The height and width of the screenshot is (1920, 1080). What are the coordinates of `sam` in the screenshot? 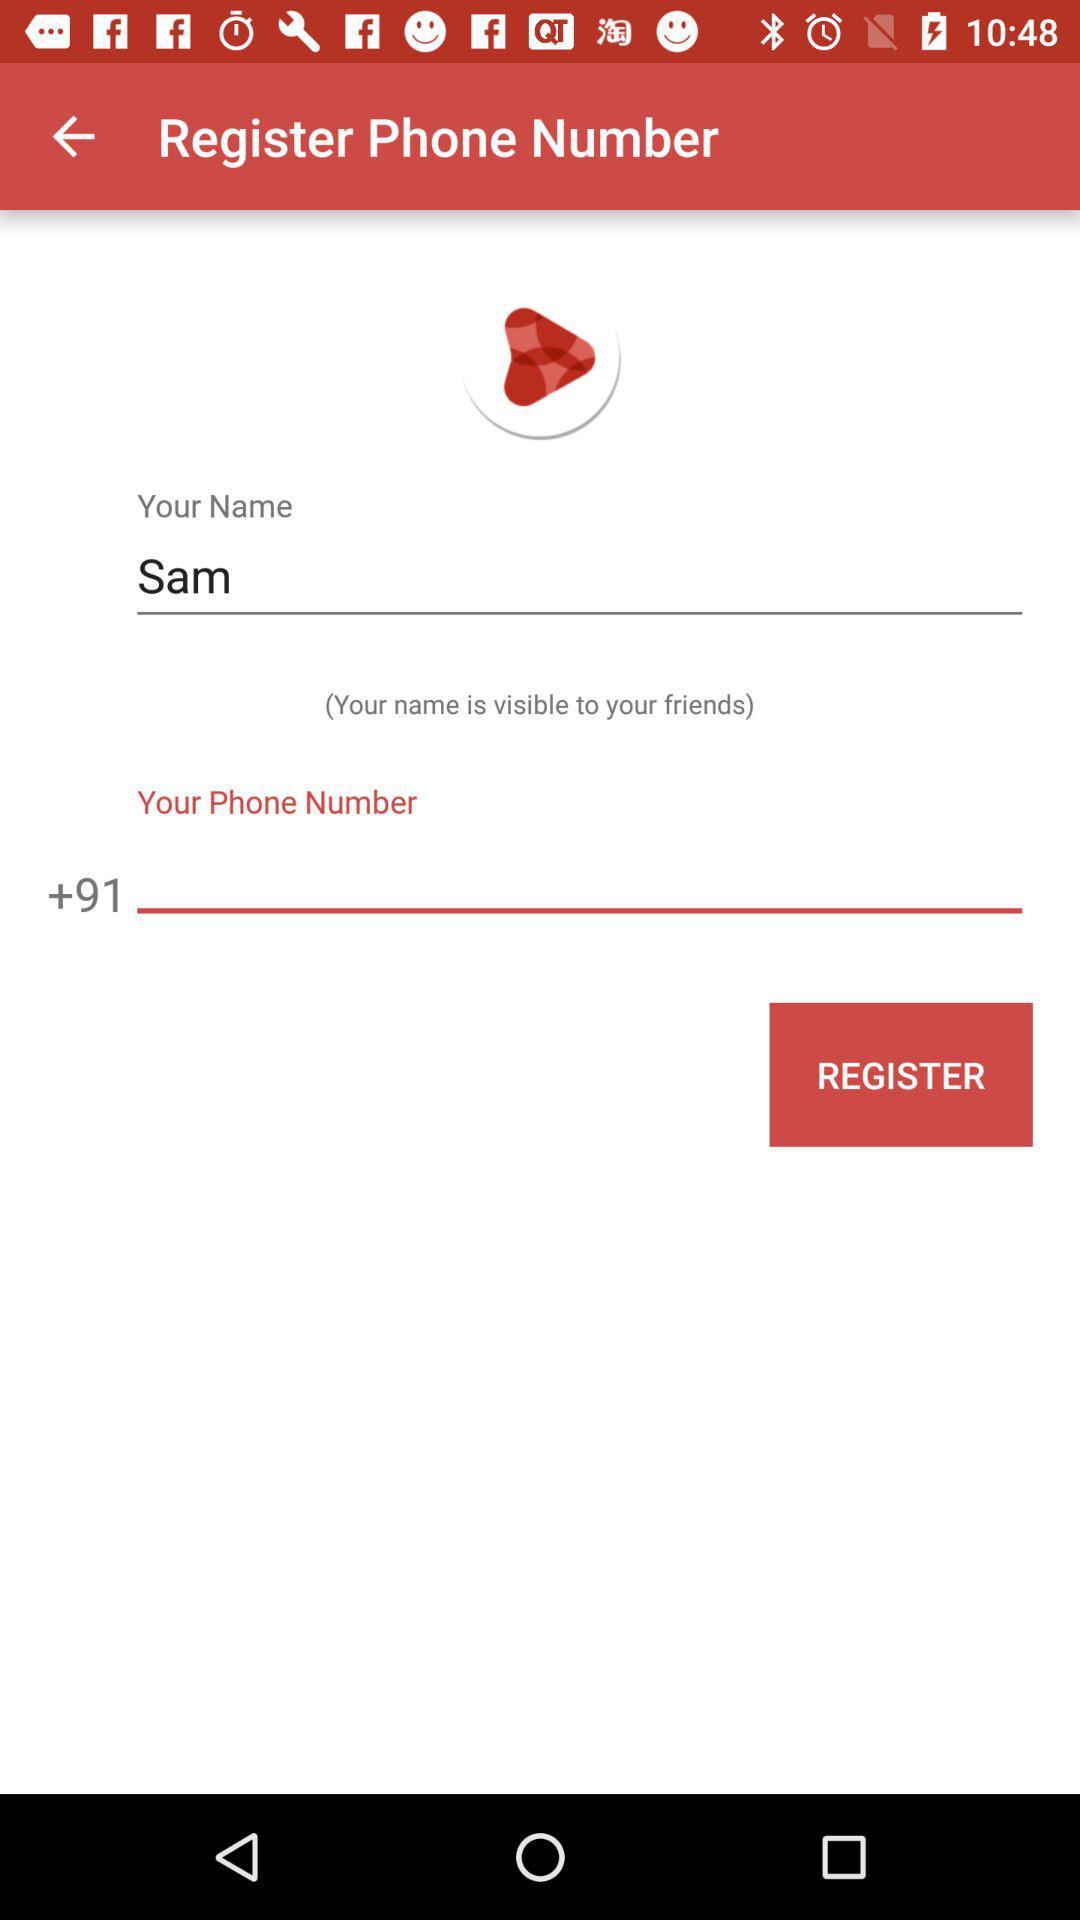 It's located at (579, 575).